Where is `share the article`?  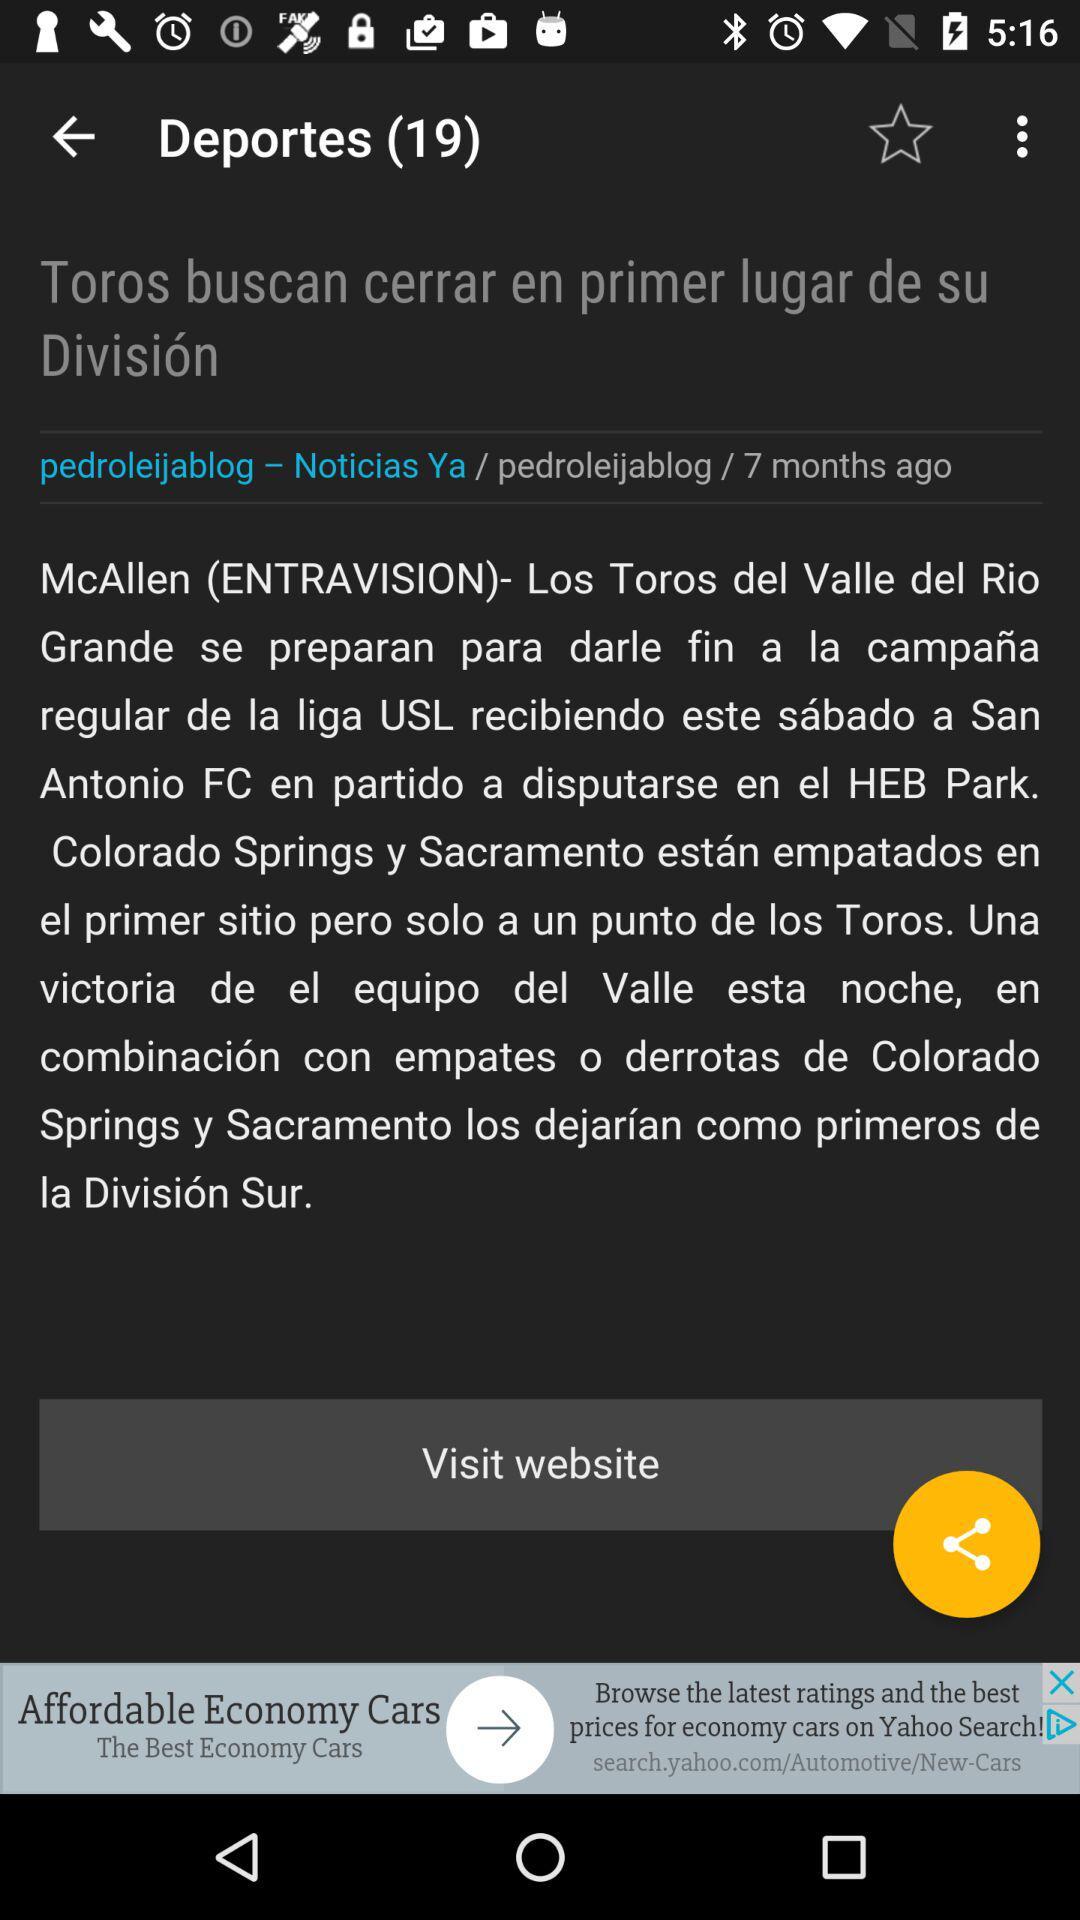
share the article is located at coordinates (965, 1543).